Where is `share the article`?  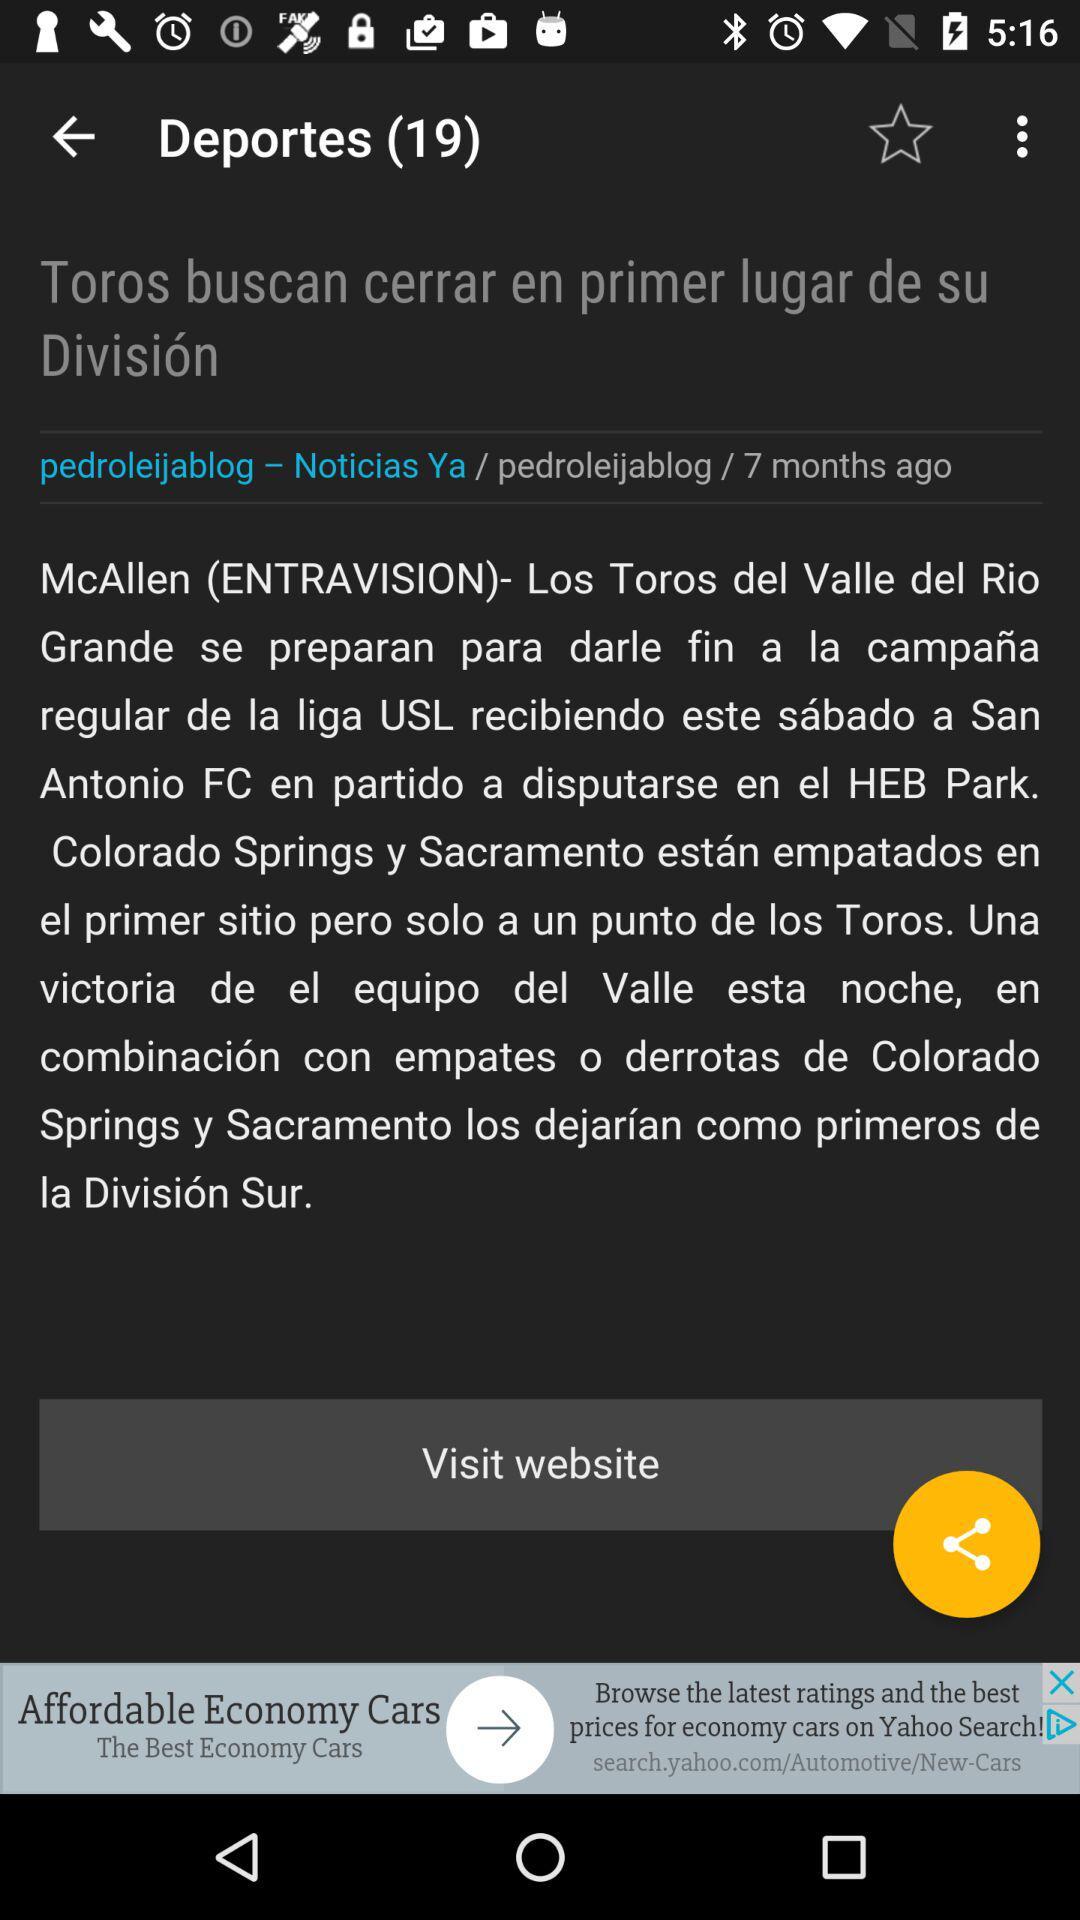
share the article is located at coordinates (965, 1543).